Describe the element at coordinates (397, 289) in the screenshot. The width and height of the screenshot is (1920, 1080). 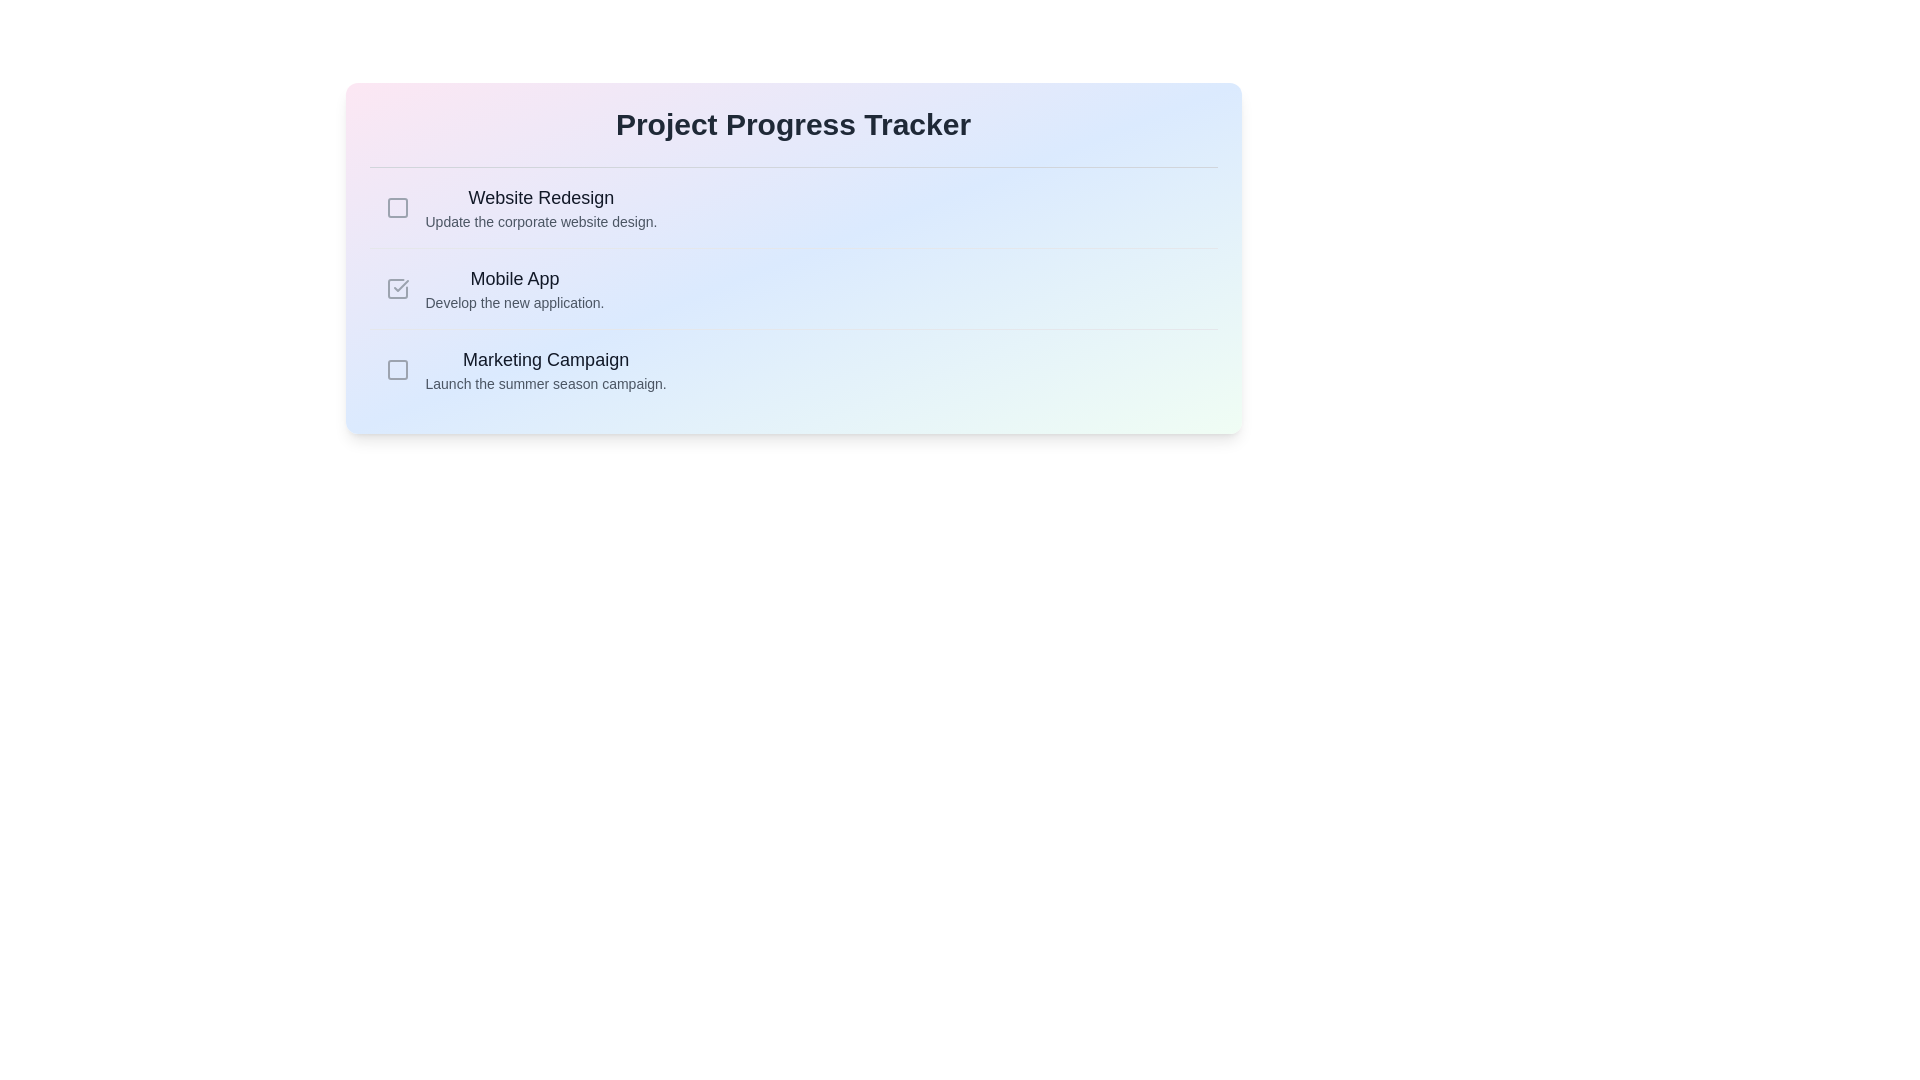
I see `the checkbox corresponding to the project titled 'Mobile App' to toggle its completion status` at that location.